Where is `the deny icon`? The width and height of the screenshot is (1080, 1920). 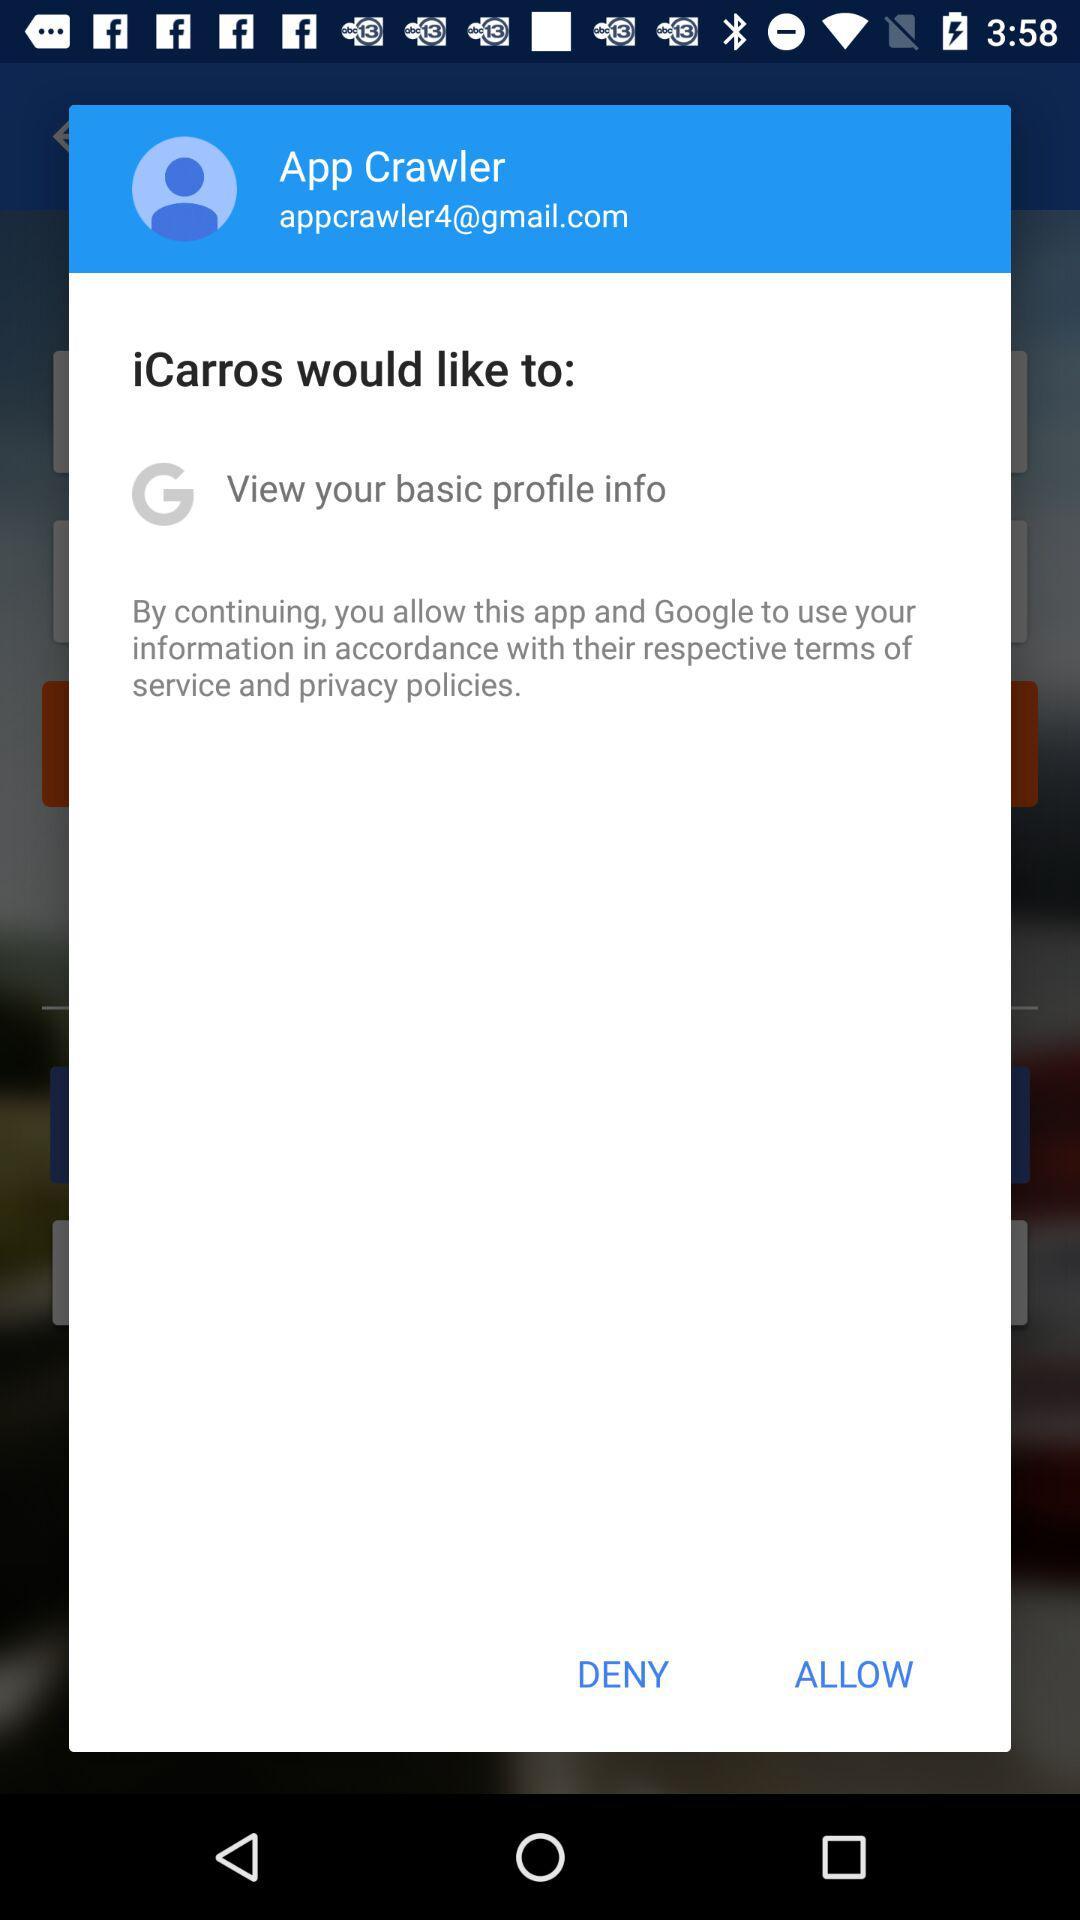 the deny icon is located at coordinates (621, 1673).